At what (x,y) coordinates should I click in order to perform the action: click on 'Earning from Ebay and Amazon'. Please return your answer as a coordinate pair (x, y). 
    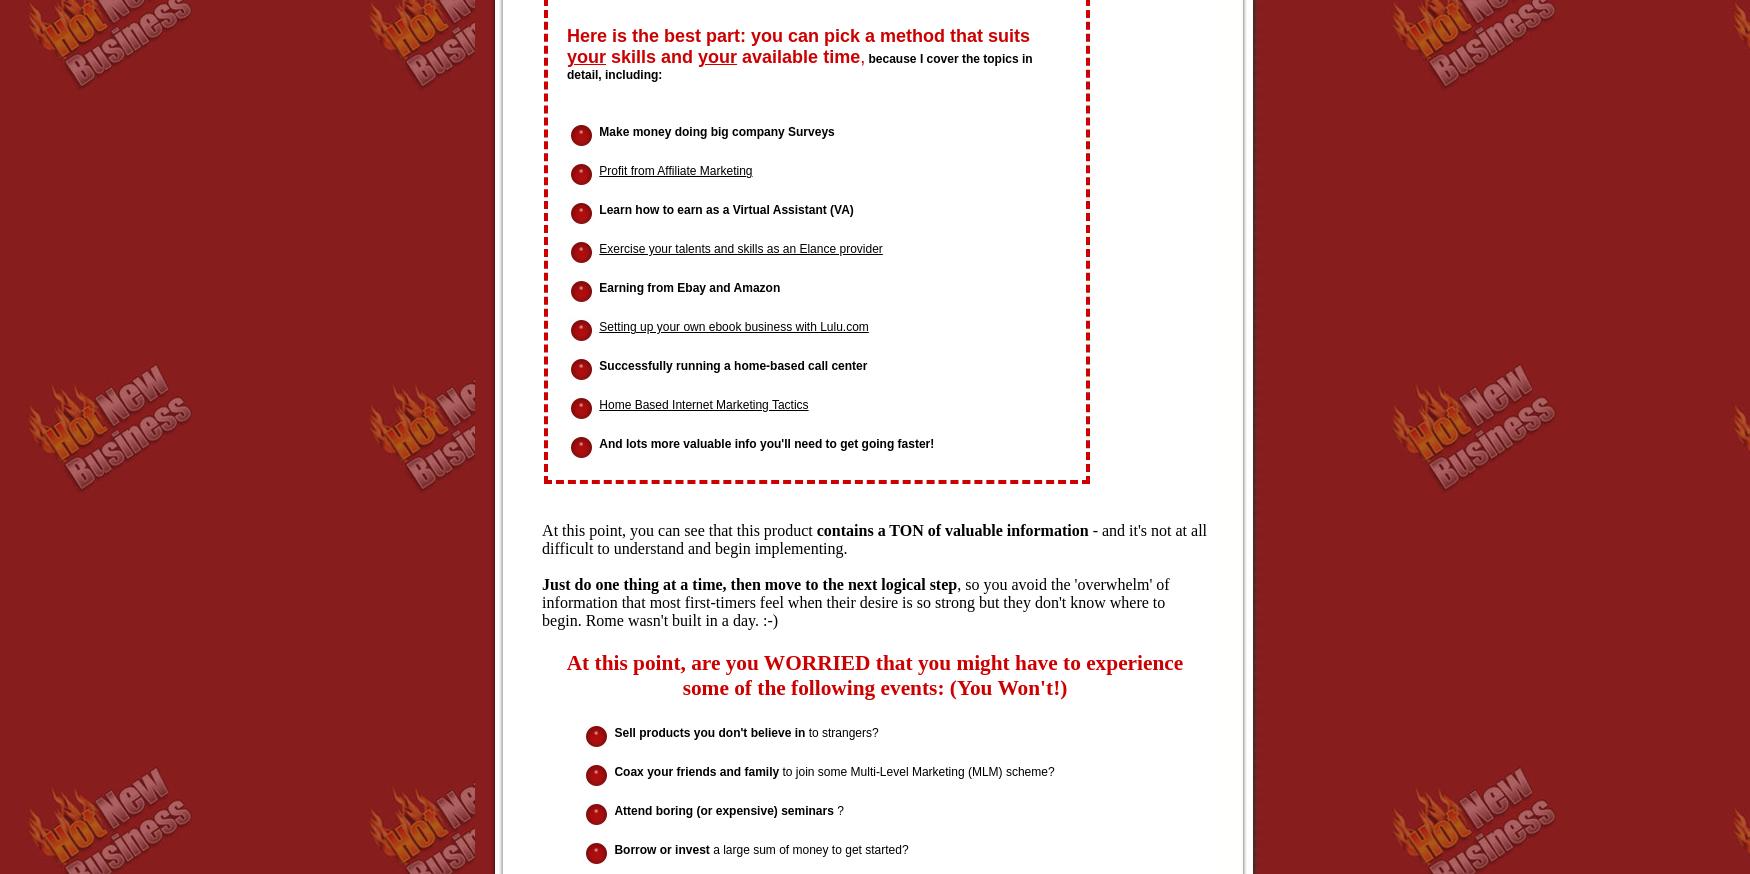
    Looking at the image, I should click on (689, 287).